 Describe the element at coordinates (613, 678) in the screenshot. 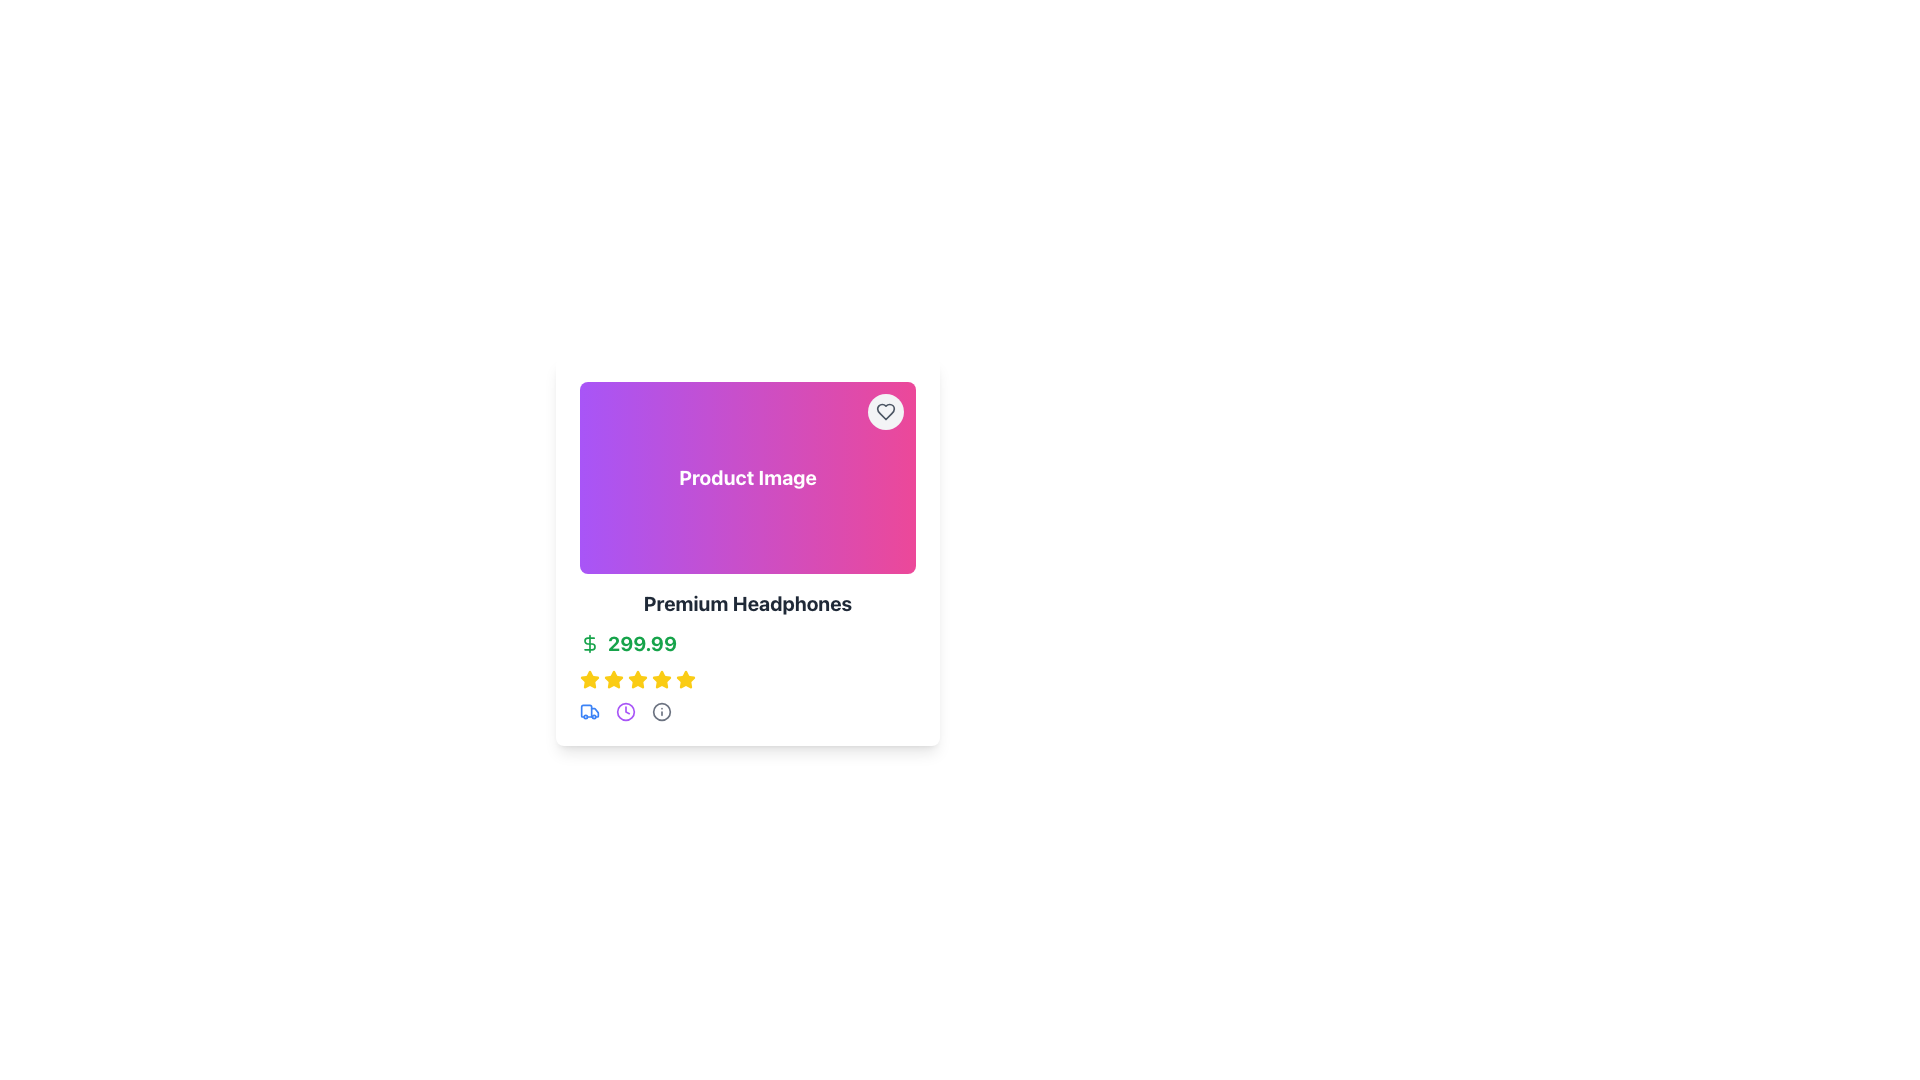

I see `the third star icon in a row of five rating stars, which is filled with yellow color and located below the product details` at that location.